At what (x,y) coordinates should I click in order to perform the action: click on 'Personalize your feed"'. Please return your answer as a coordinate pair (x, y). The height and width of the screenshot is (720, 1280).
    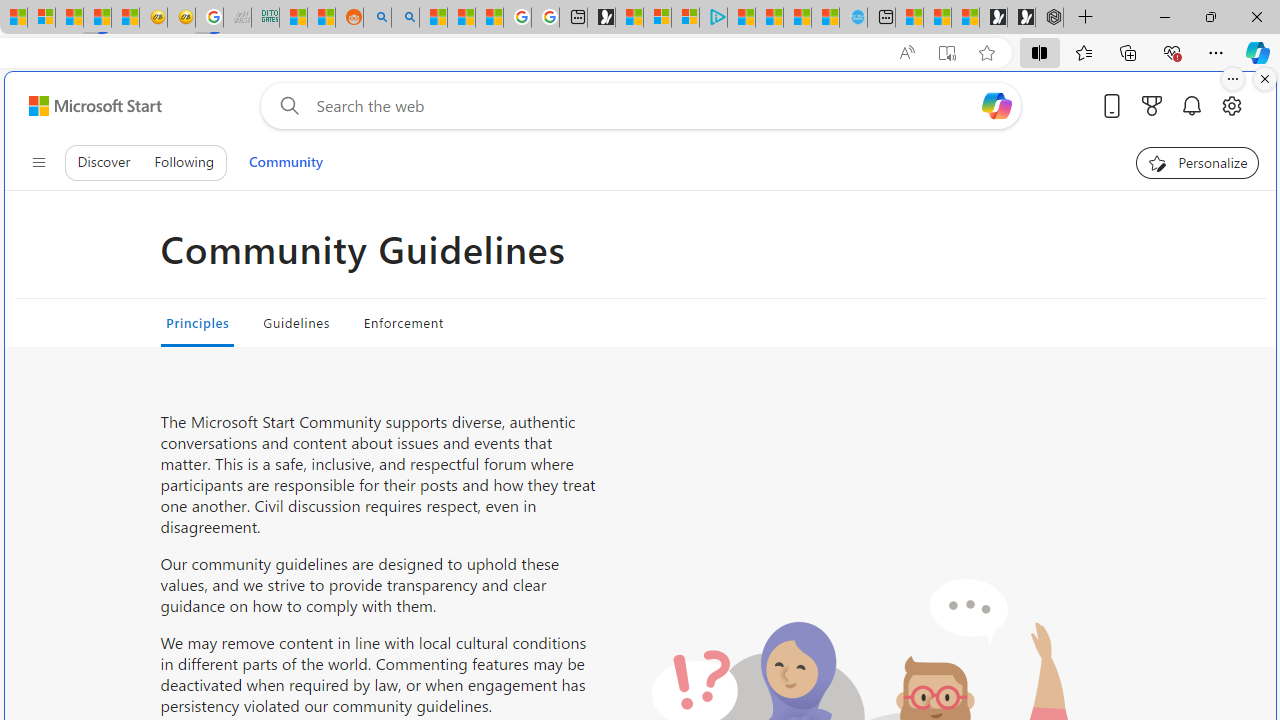
    Looking at the image, I should click on (1198, 162).